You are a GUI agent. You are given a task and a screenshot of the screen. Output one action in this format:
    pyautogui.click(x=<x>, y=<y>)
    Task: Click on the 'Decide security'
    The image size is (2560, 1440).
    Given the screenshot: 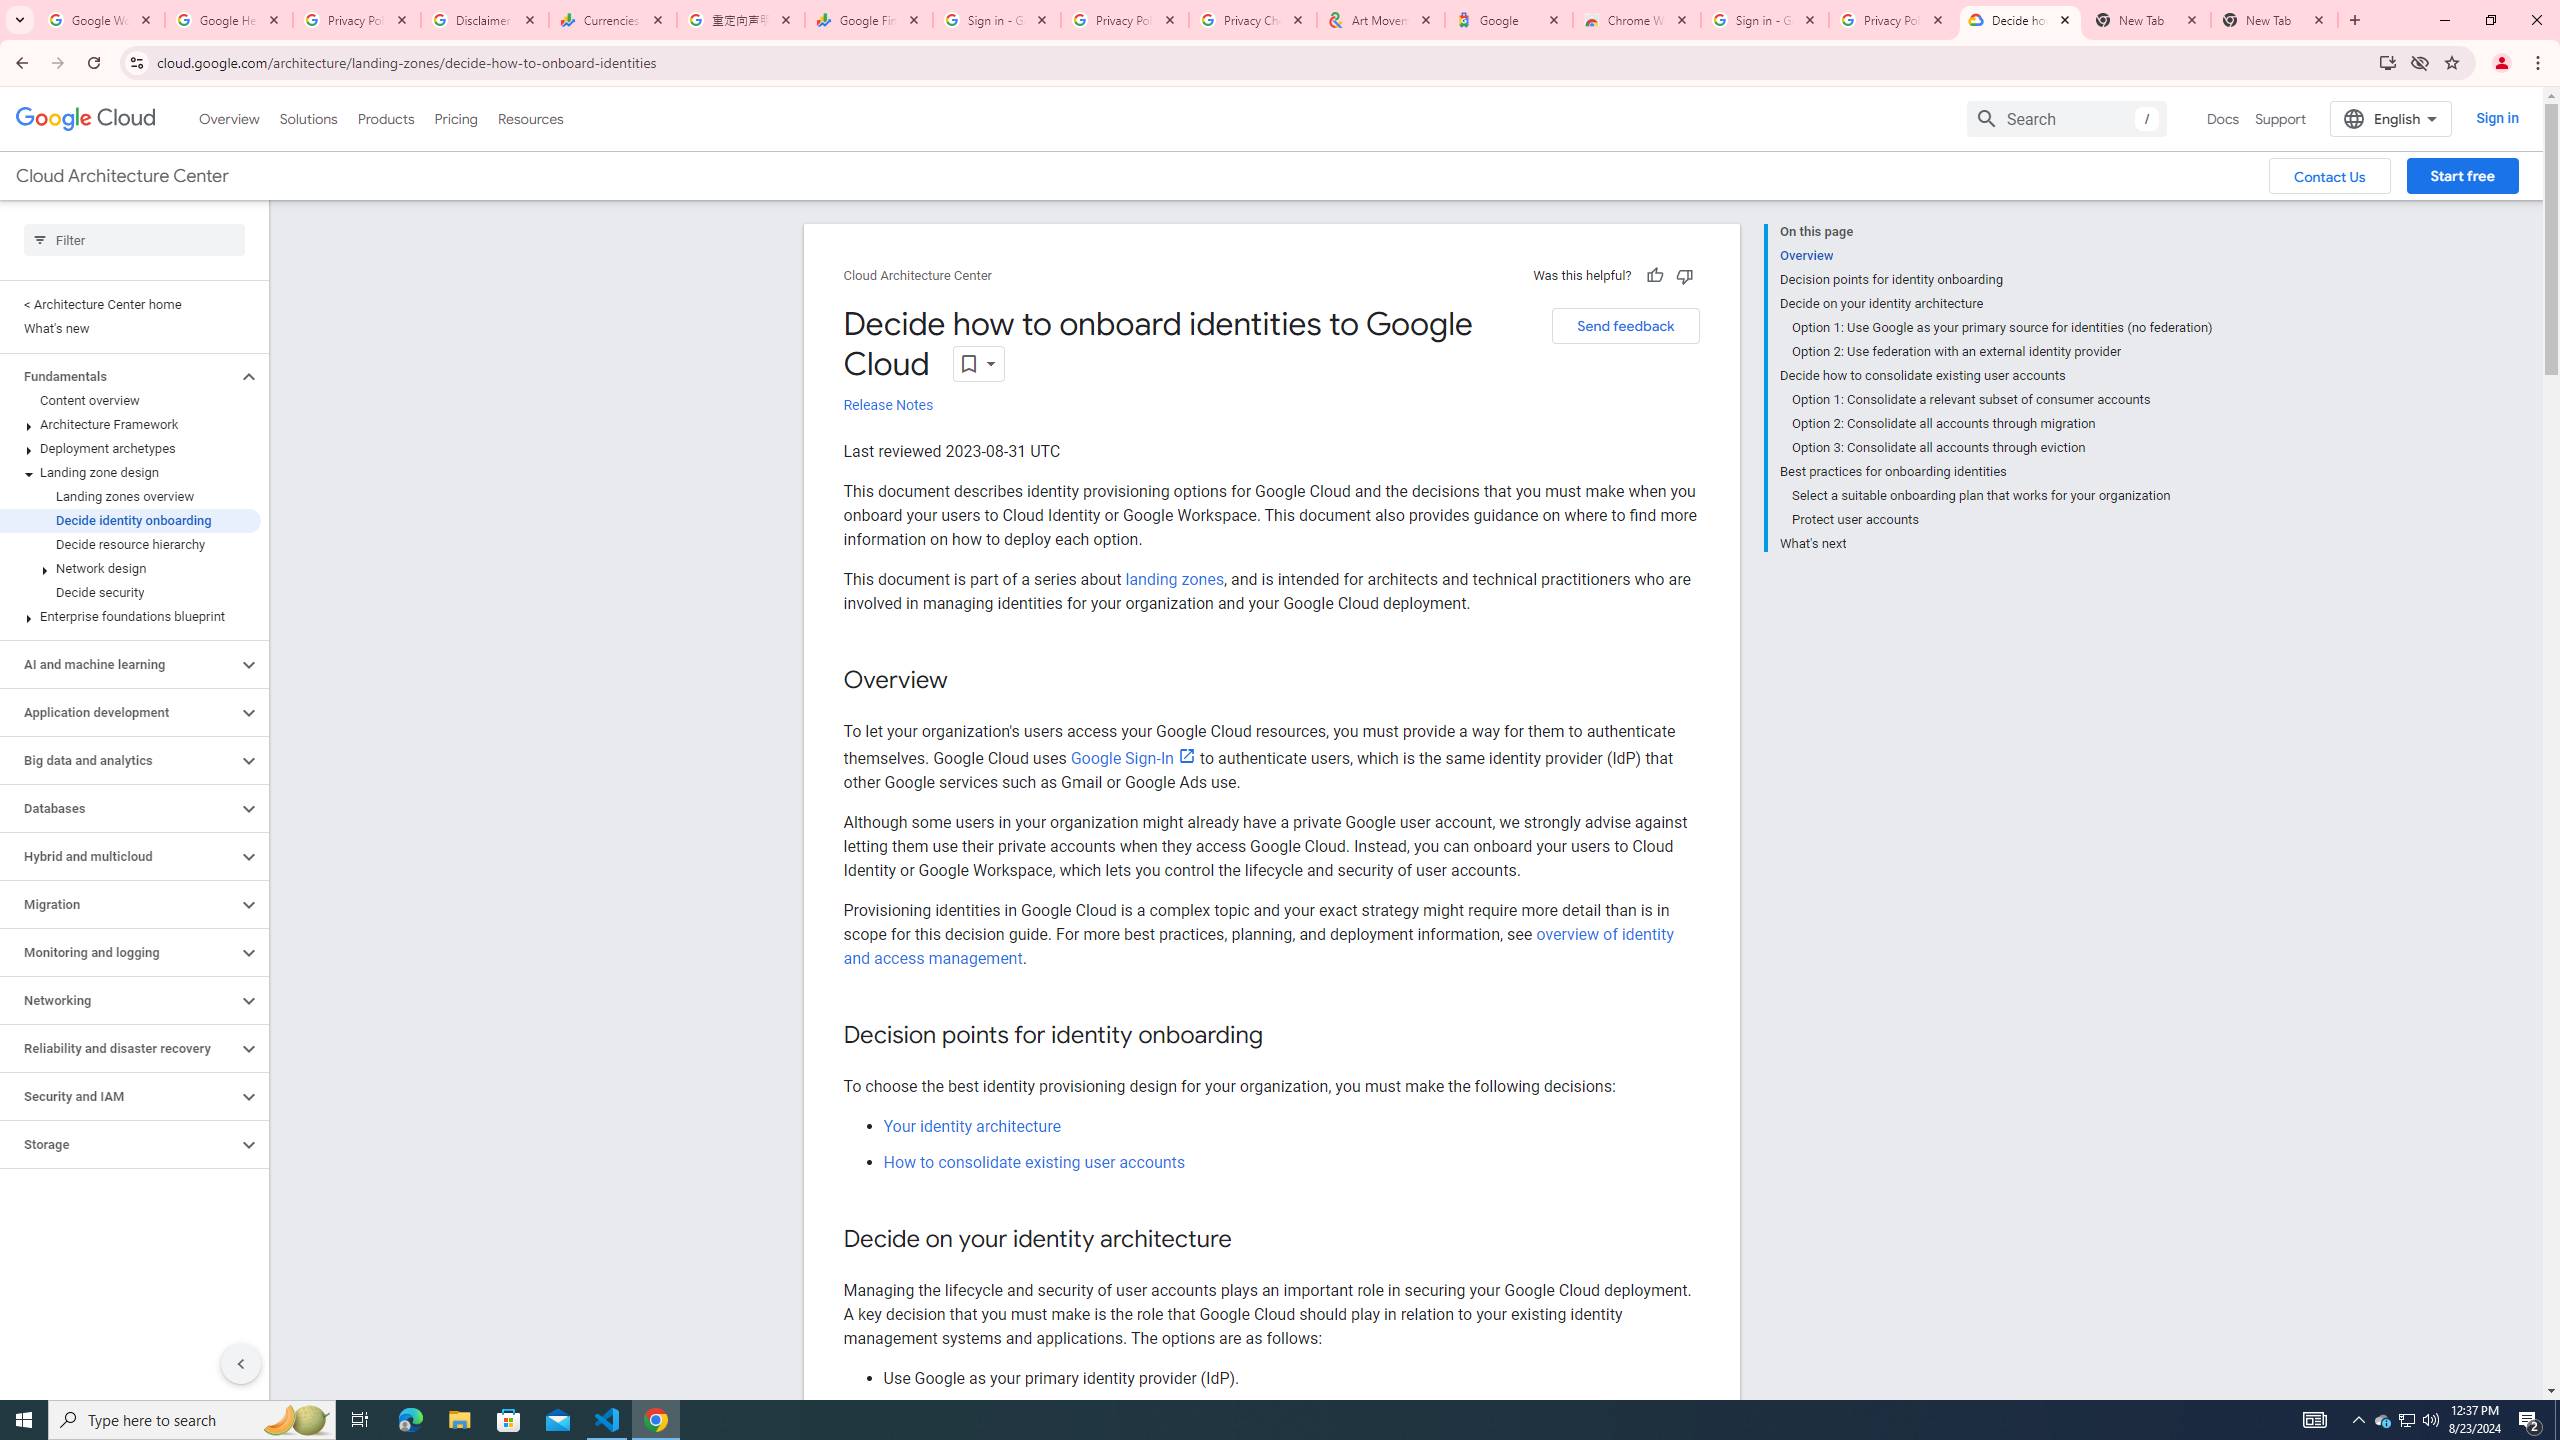 What is the action you would take?
    pyautogui.click(x=130, y=591)
    